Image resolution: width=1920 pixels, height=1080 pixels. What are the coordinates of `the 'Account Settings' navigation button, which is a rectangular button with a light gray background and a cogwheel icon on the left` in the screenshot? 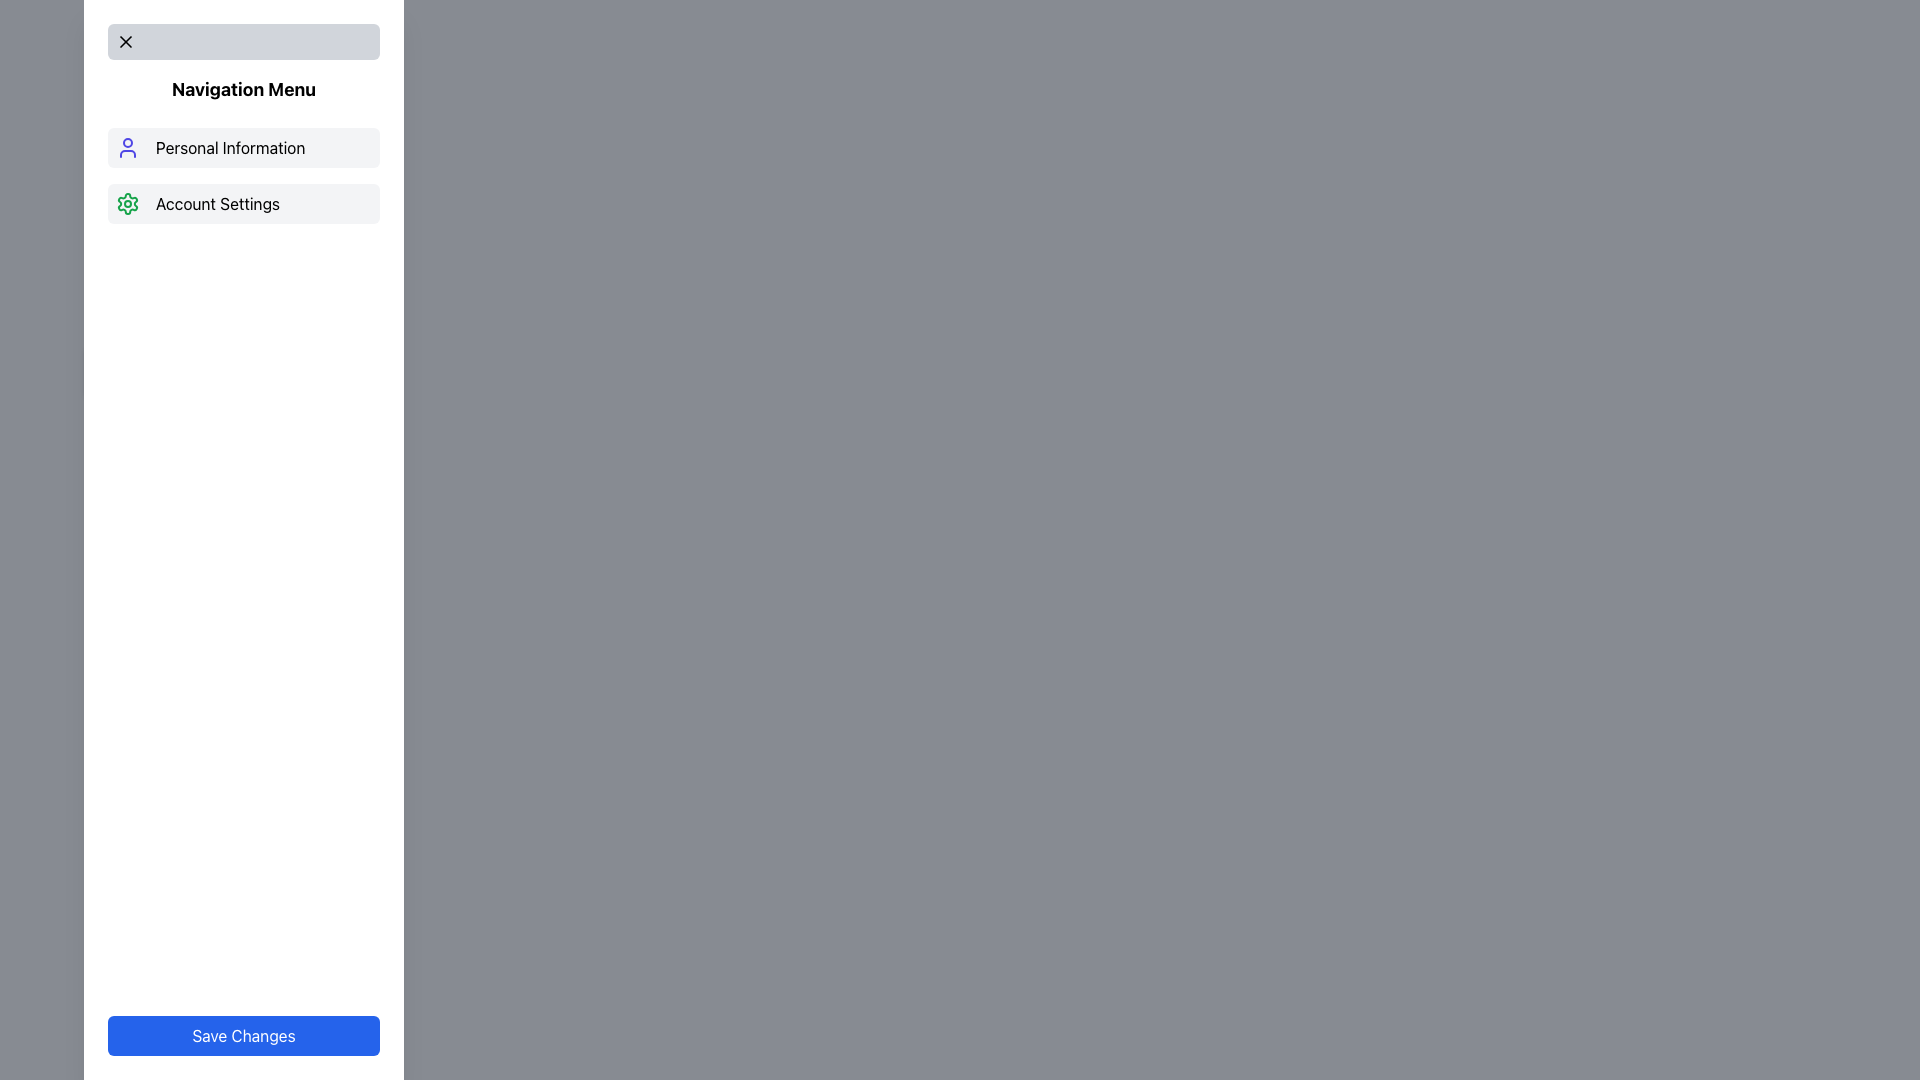 It's located at (243, 204).